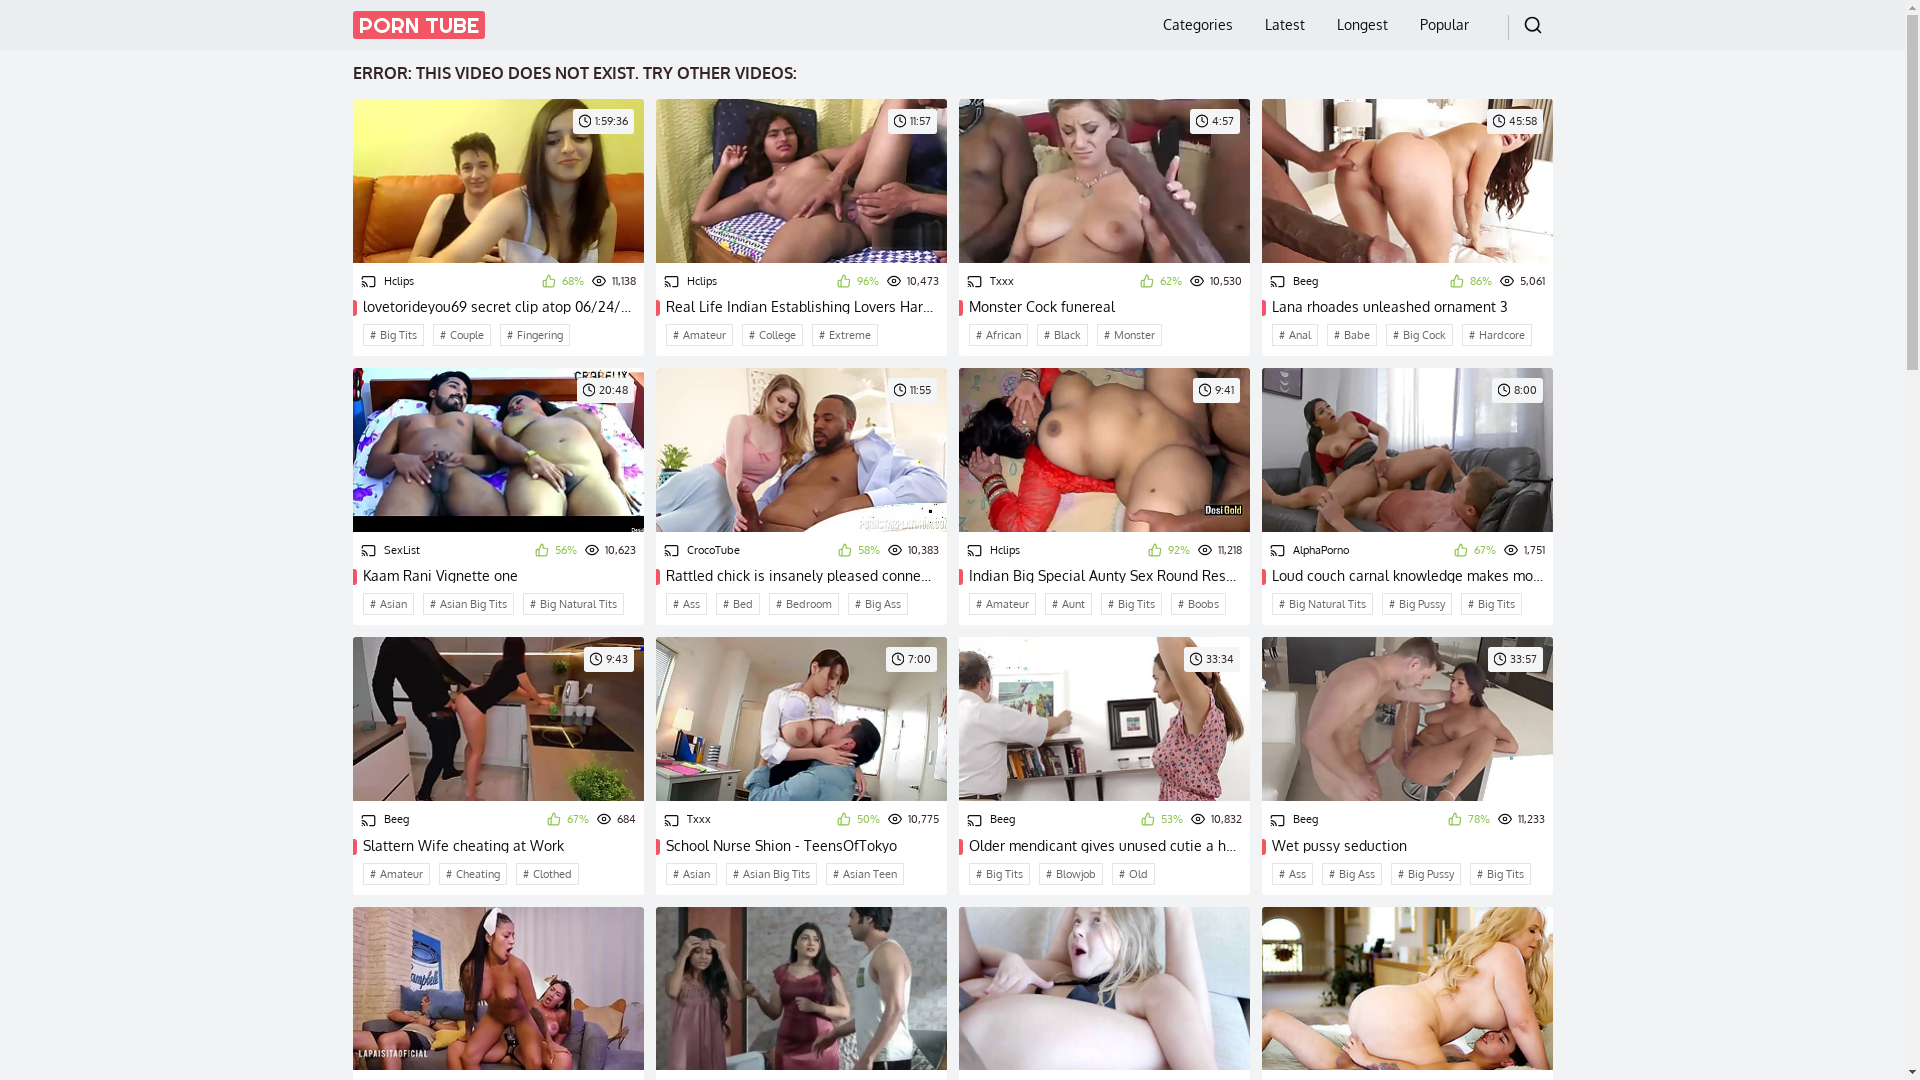  Describe the element at coordinates (497, 307) in the screenshot. I see `'lovetorideyou69 secret clip atop 06/24/2015 from chaturbate'` at that location.